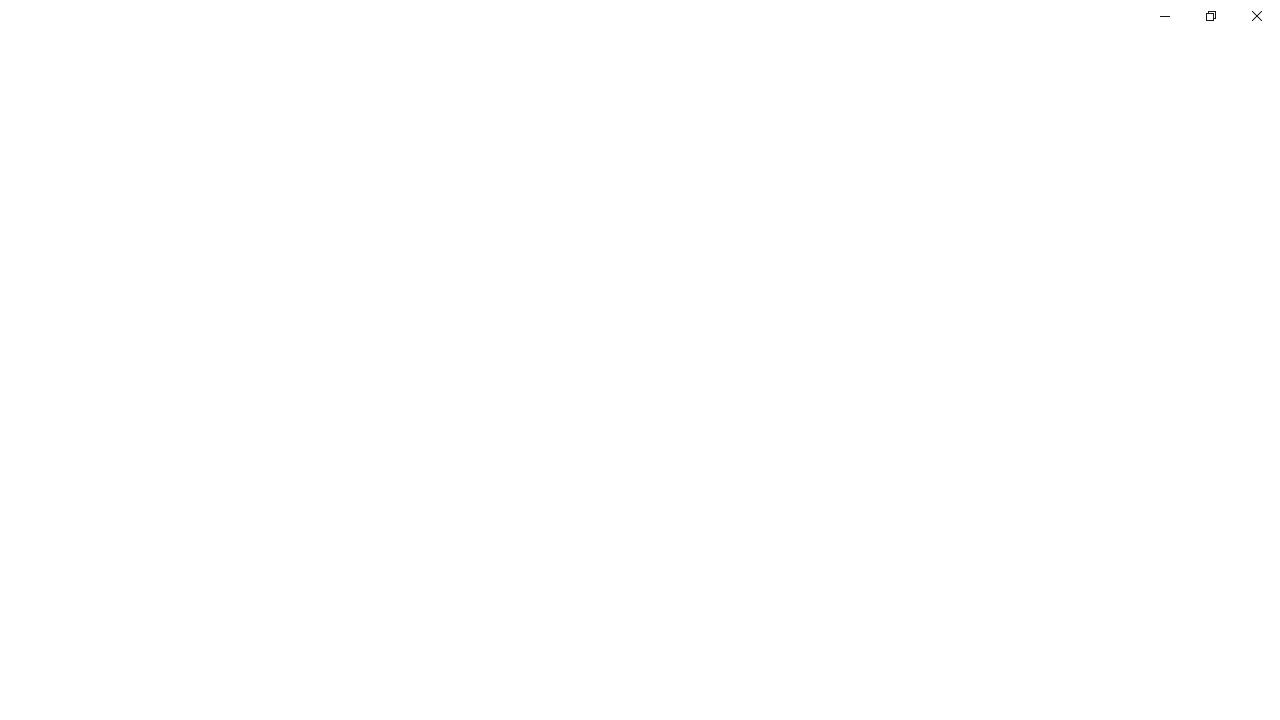 Image resolution: width=1280 pixels, height=720 pixels. I want to click on 'Close Settings', so click(1255, 15).